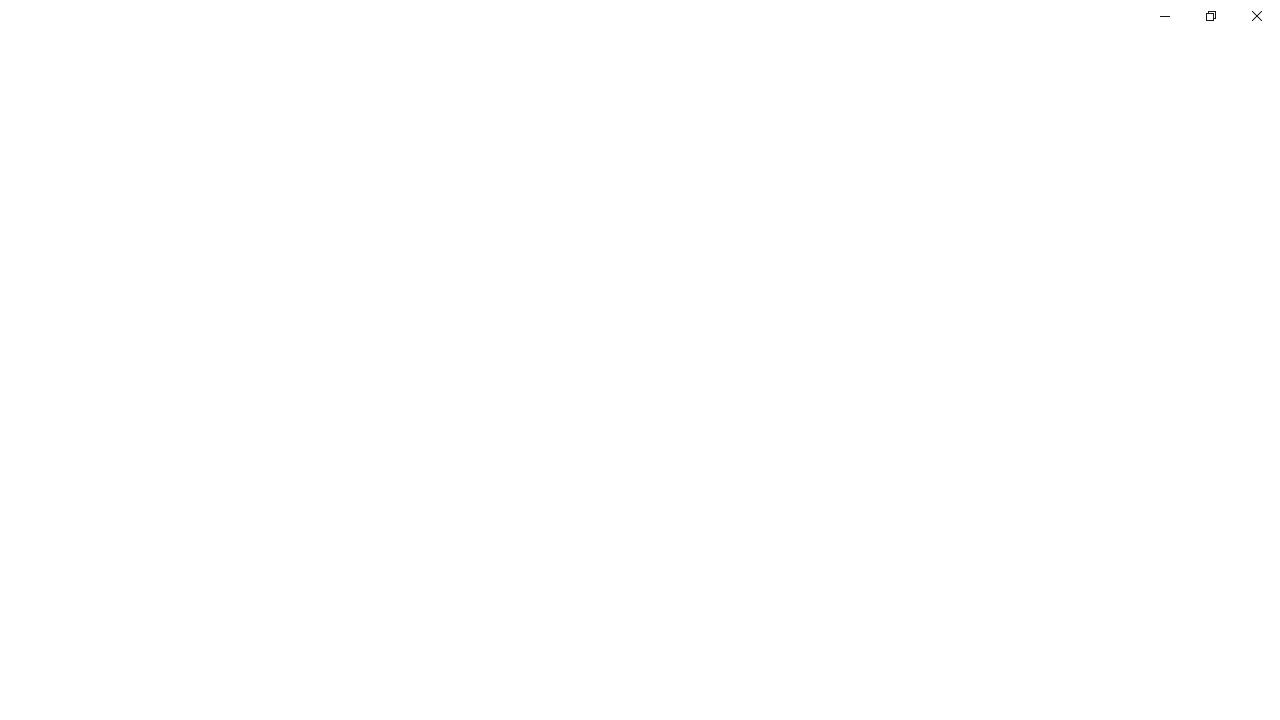 Image resolution: width=1280 pixels, height=720 pixels. I want to click on 'Close Settings', so click(1255, 15).